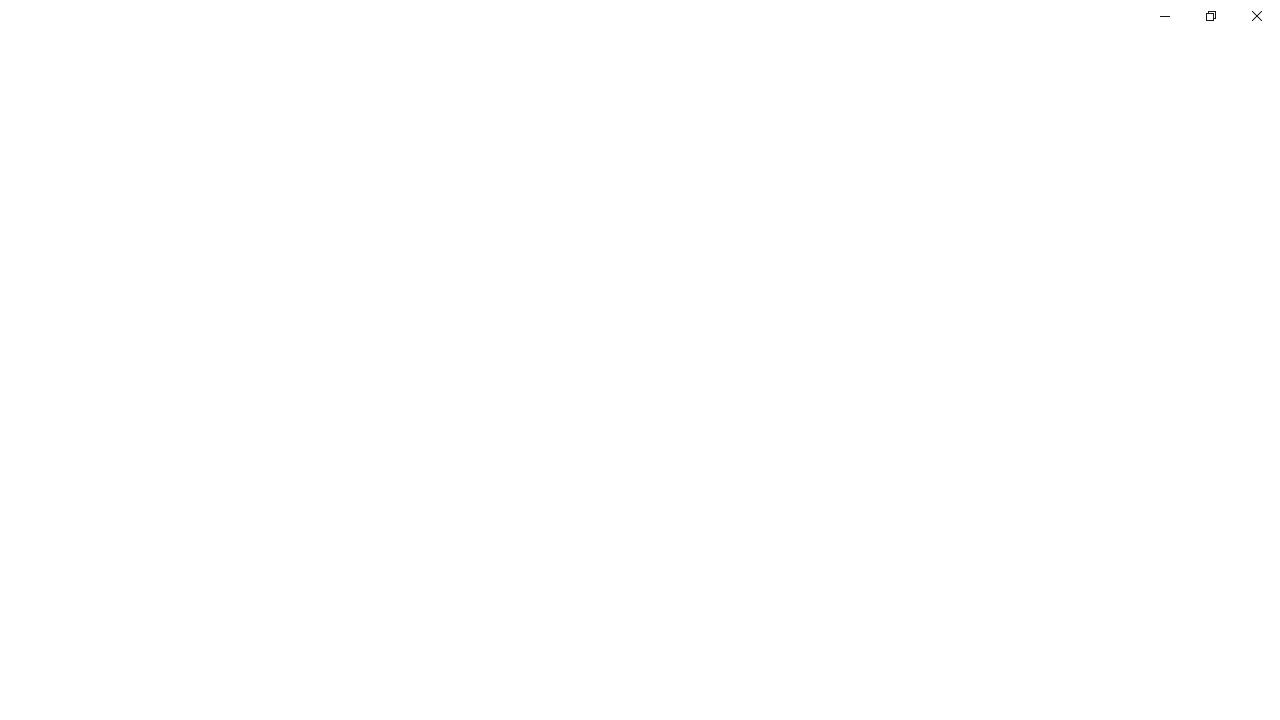 Image resolution: width=1280 pixels, height=720 pixels. I want to click on 'Close Settings', so click(1255, 15).